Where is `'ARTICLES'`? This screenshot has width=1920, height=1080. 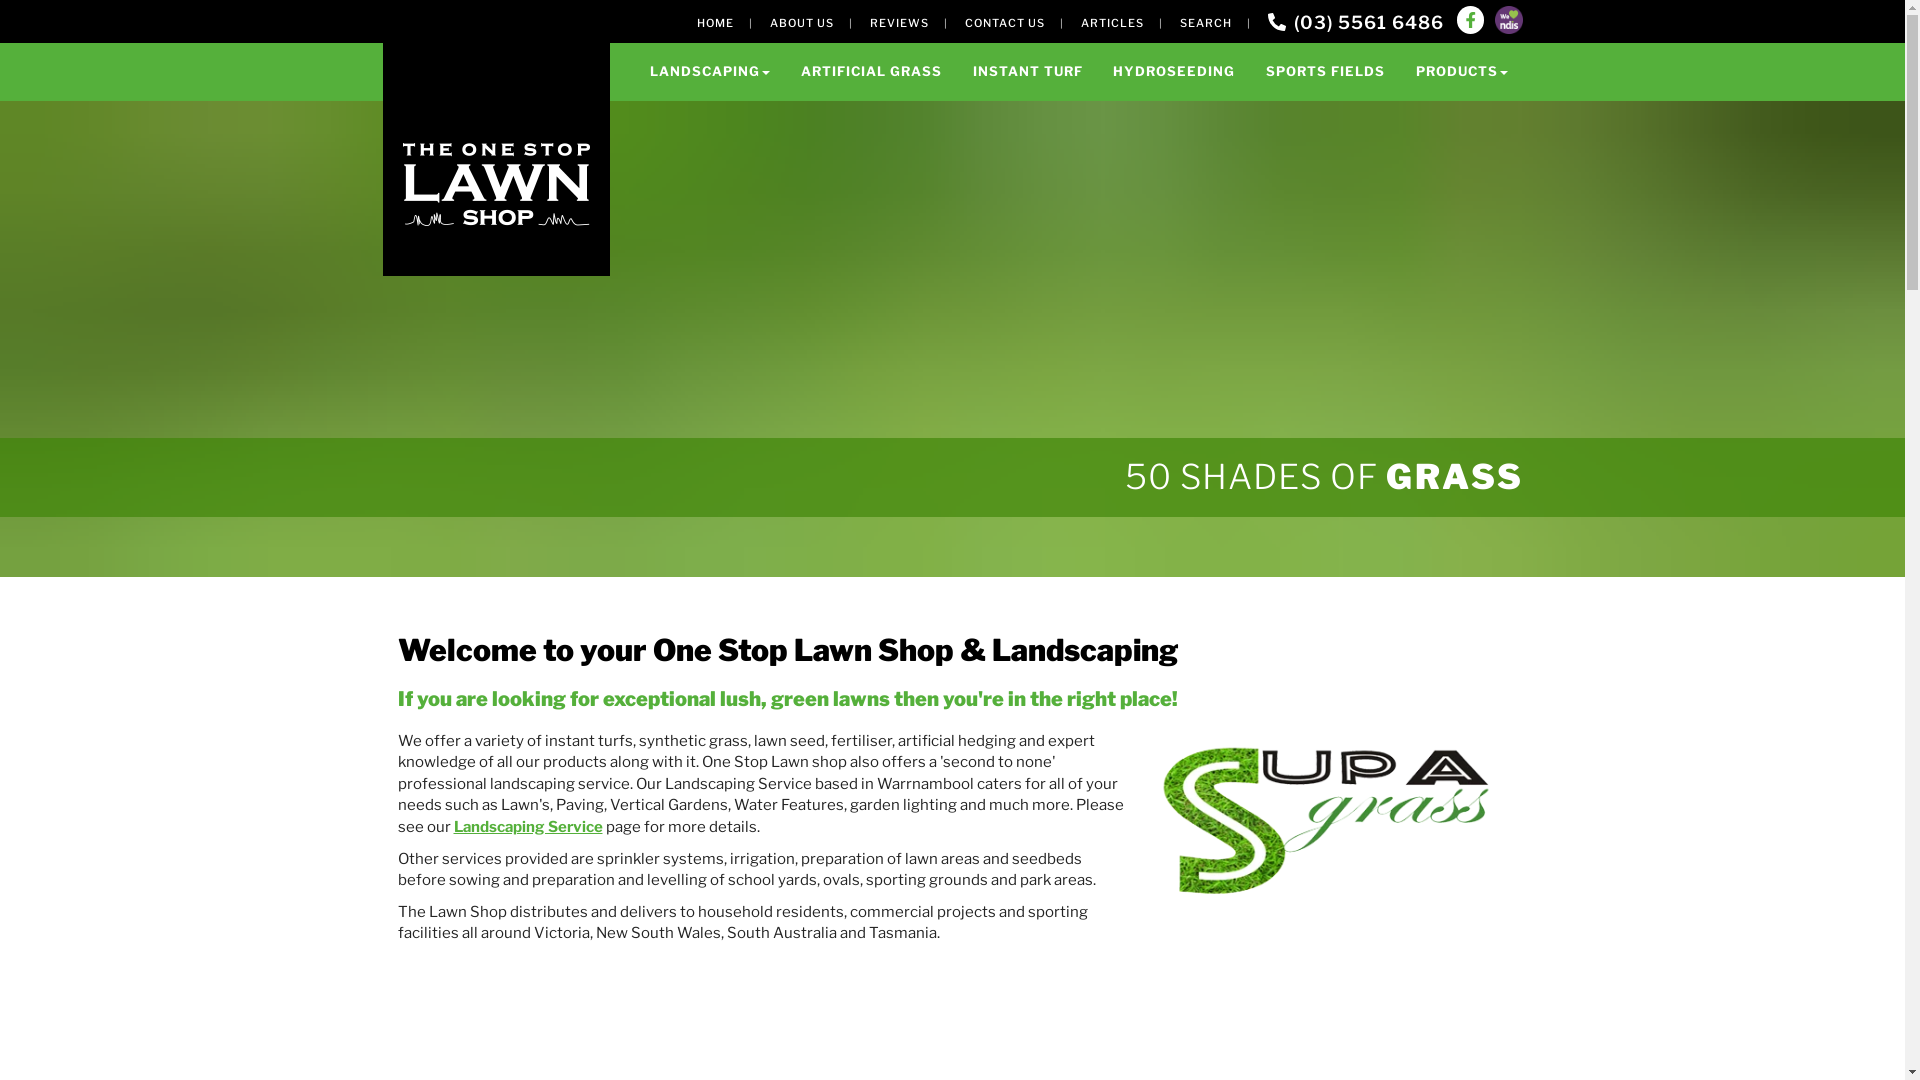
'ARTICLES' is located at coordinates (1110, 23).